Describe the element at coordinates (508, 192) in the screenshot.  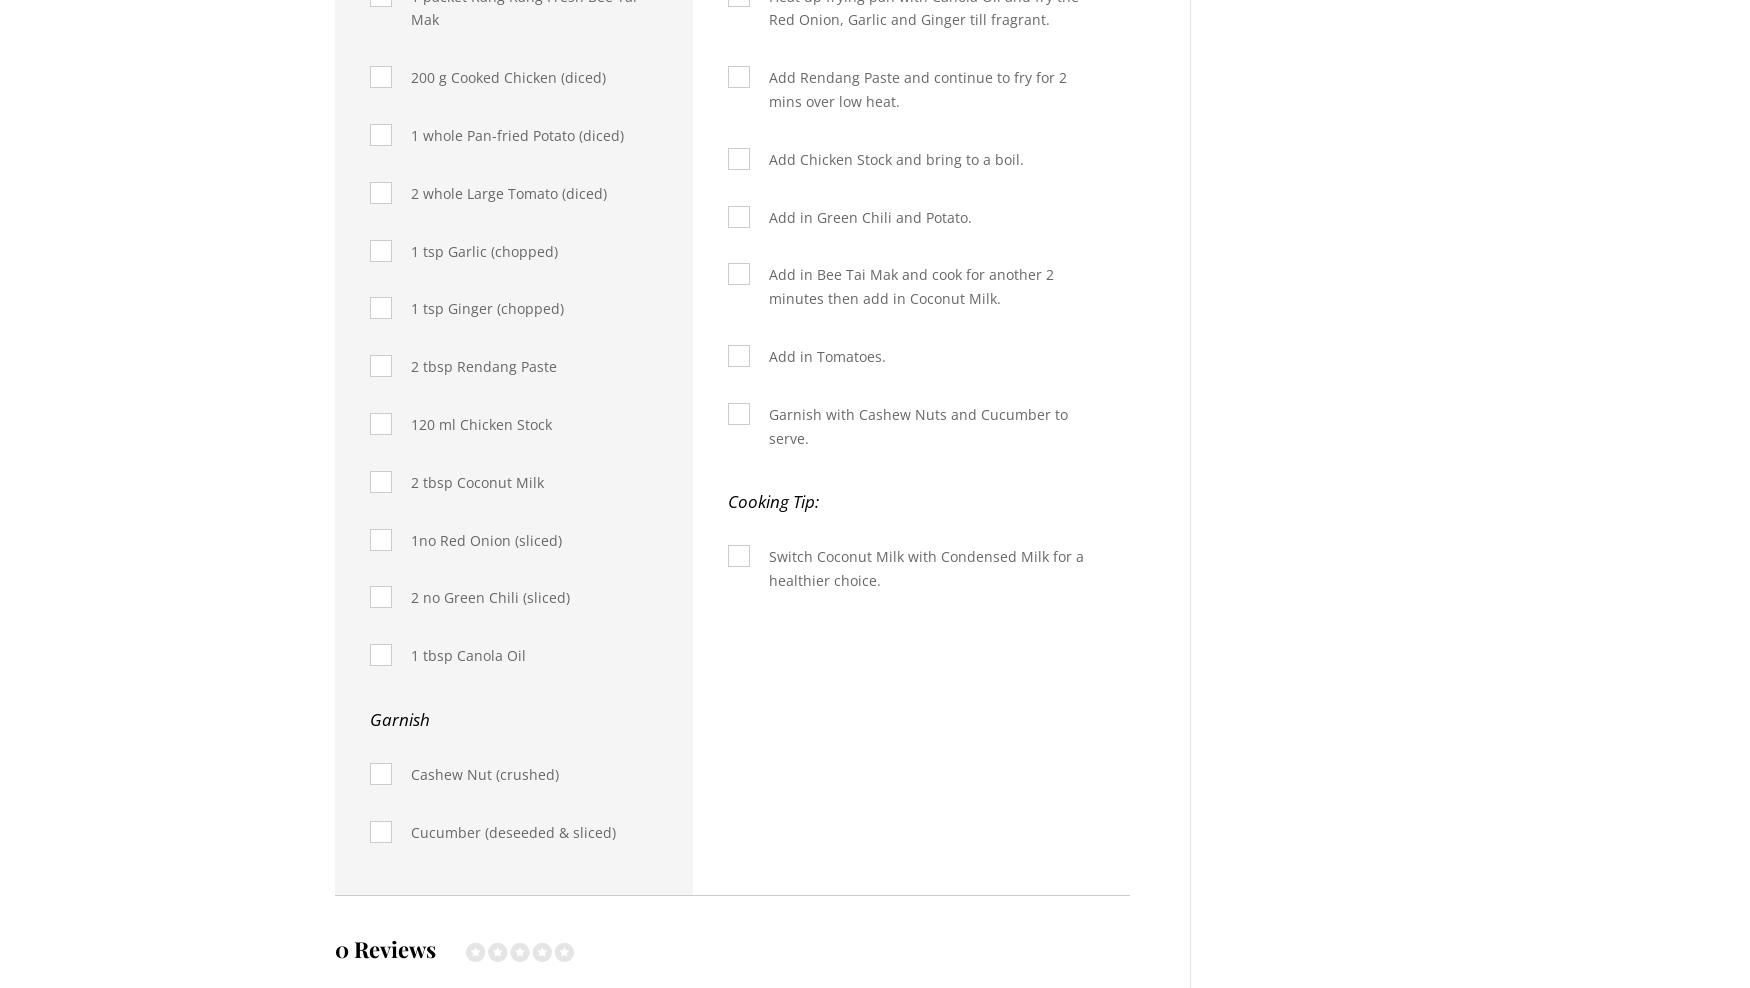
I see `'2 whole Large Tomato (diced)'` at that location.